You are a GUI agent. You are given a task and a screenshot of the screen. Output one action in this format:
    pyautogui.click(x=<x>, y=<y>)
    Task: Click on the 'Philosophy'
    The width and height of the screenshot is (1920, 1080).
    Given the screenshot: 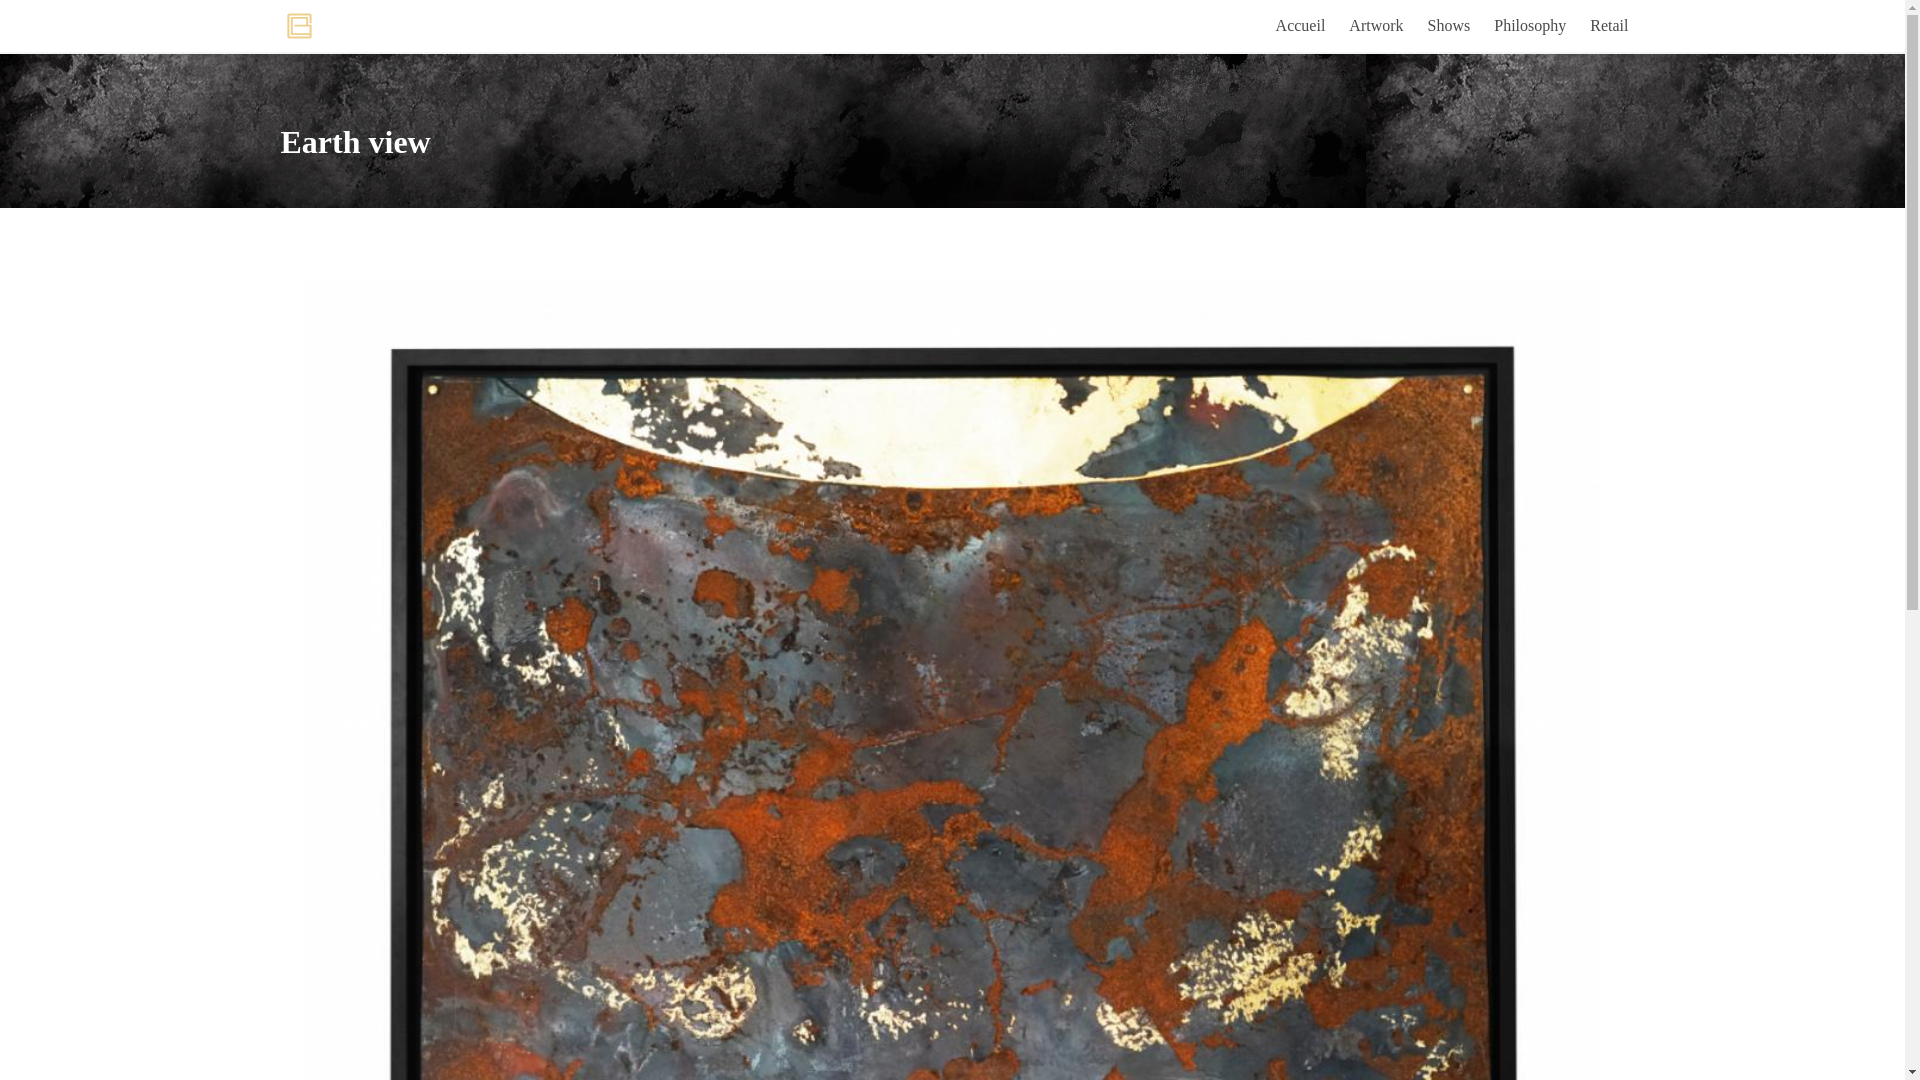 What is the action you would take?
    pyautogui.click(x=1529, y=26)
    